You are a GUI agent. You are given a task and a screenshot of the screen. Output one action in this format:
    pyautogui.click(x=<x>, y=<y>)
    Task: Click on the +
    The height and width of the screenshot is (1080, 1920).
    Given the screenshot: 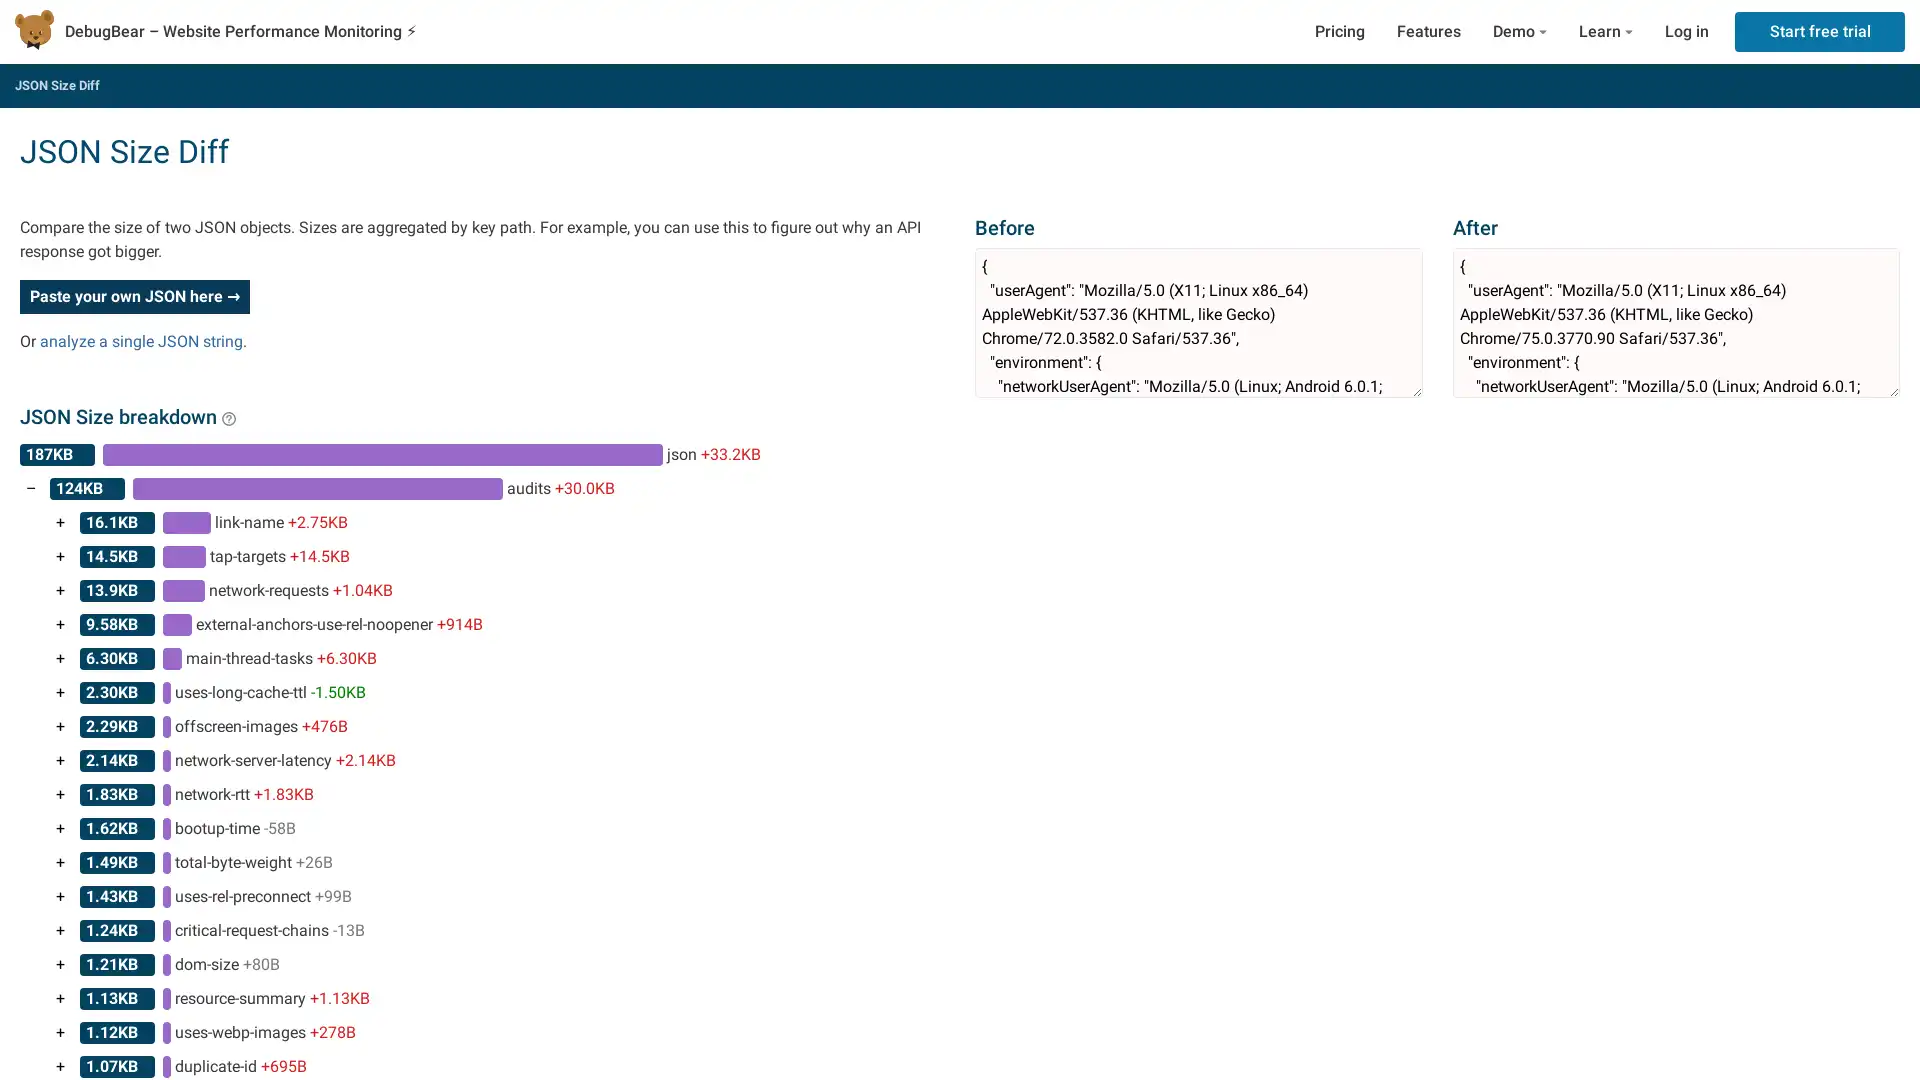 What is the action you would take?
    pyautogui.click(x=60, y=862)
    